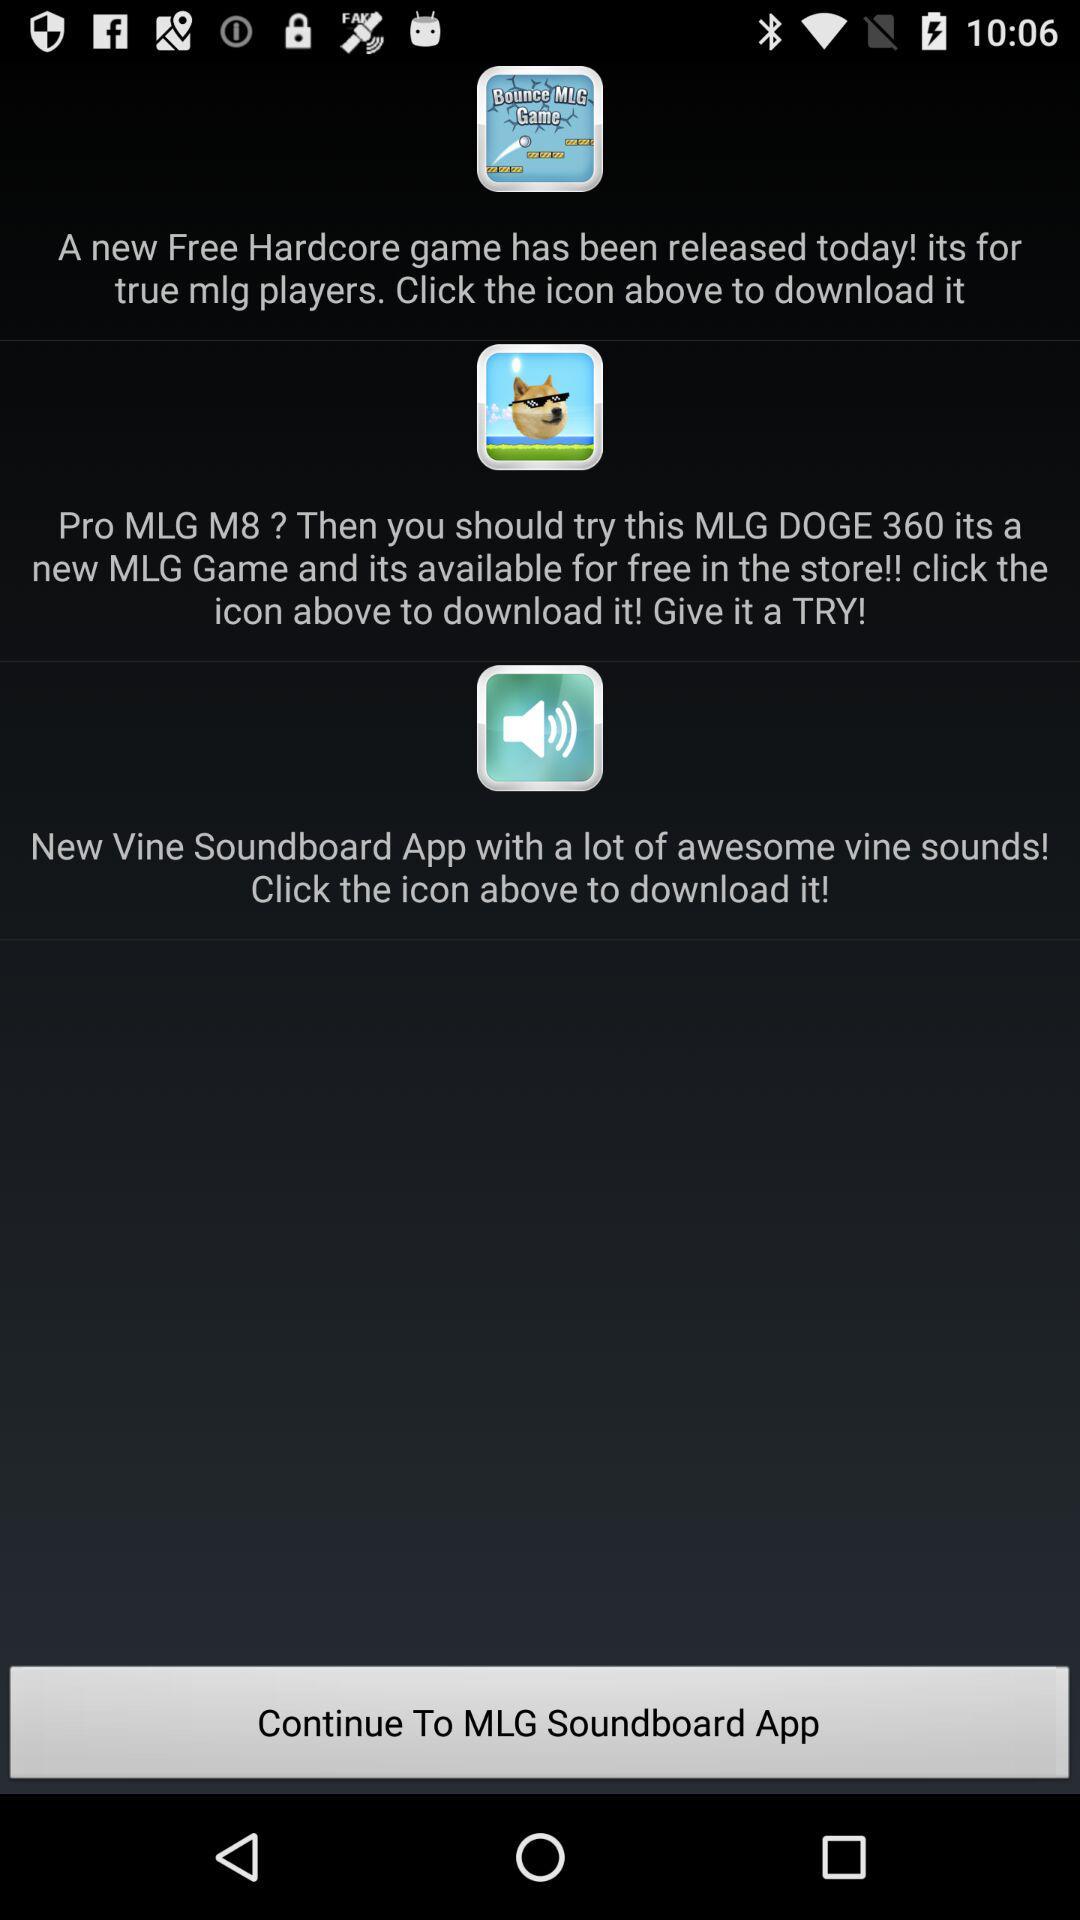 The width and height of the screenshot is (1080, 1920). What do you see at coordinates (540, 727) in the screenshot?
I see `download new vine sounds` at bounding box center [540, 727].